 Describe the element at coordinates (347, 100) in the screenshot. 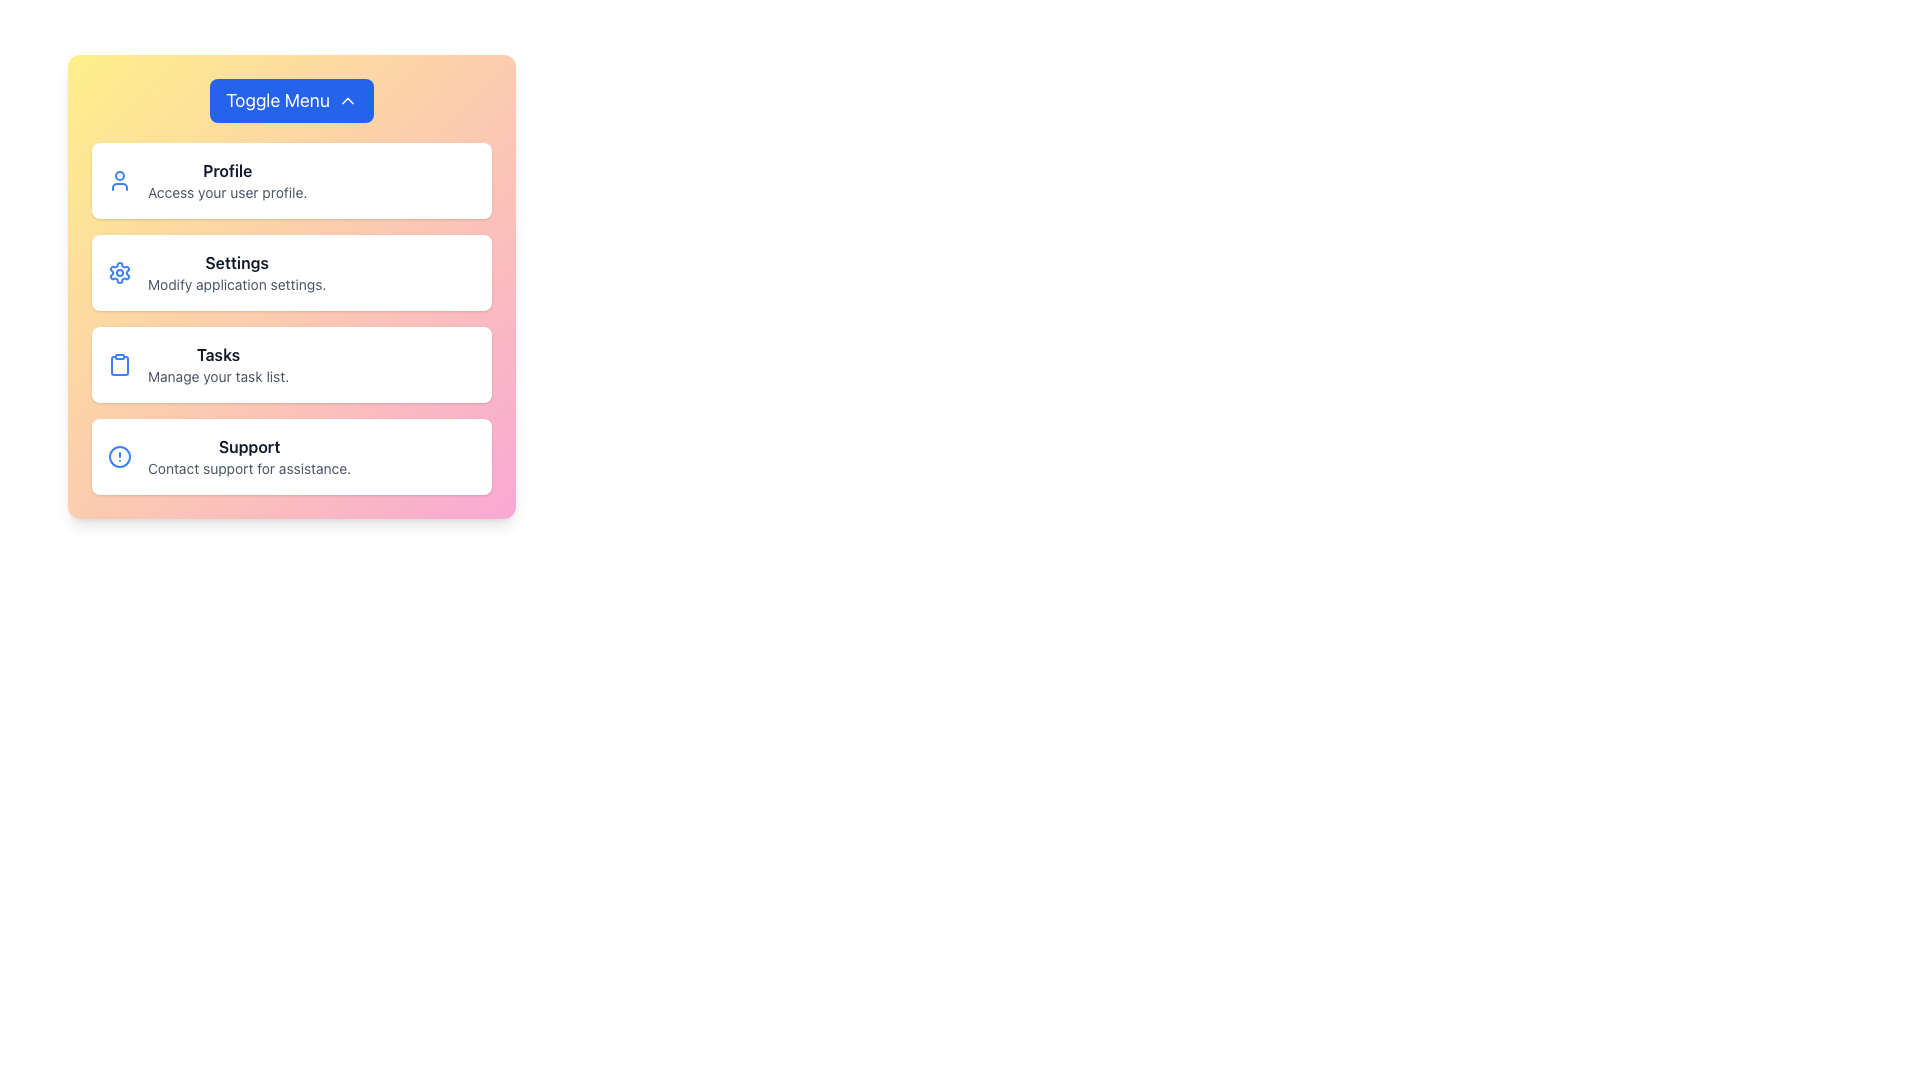

I see `the downward-pointing chevron icon with a white stroke color located to the right of the 'Toggle Menu' label within the blue button` at that location.